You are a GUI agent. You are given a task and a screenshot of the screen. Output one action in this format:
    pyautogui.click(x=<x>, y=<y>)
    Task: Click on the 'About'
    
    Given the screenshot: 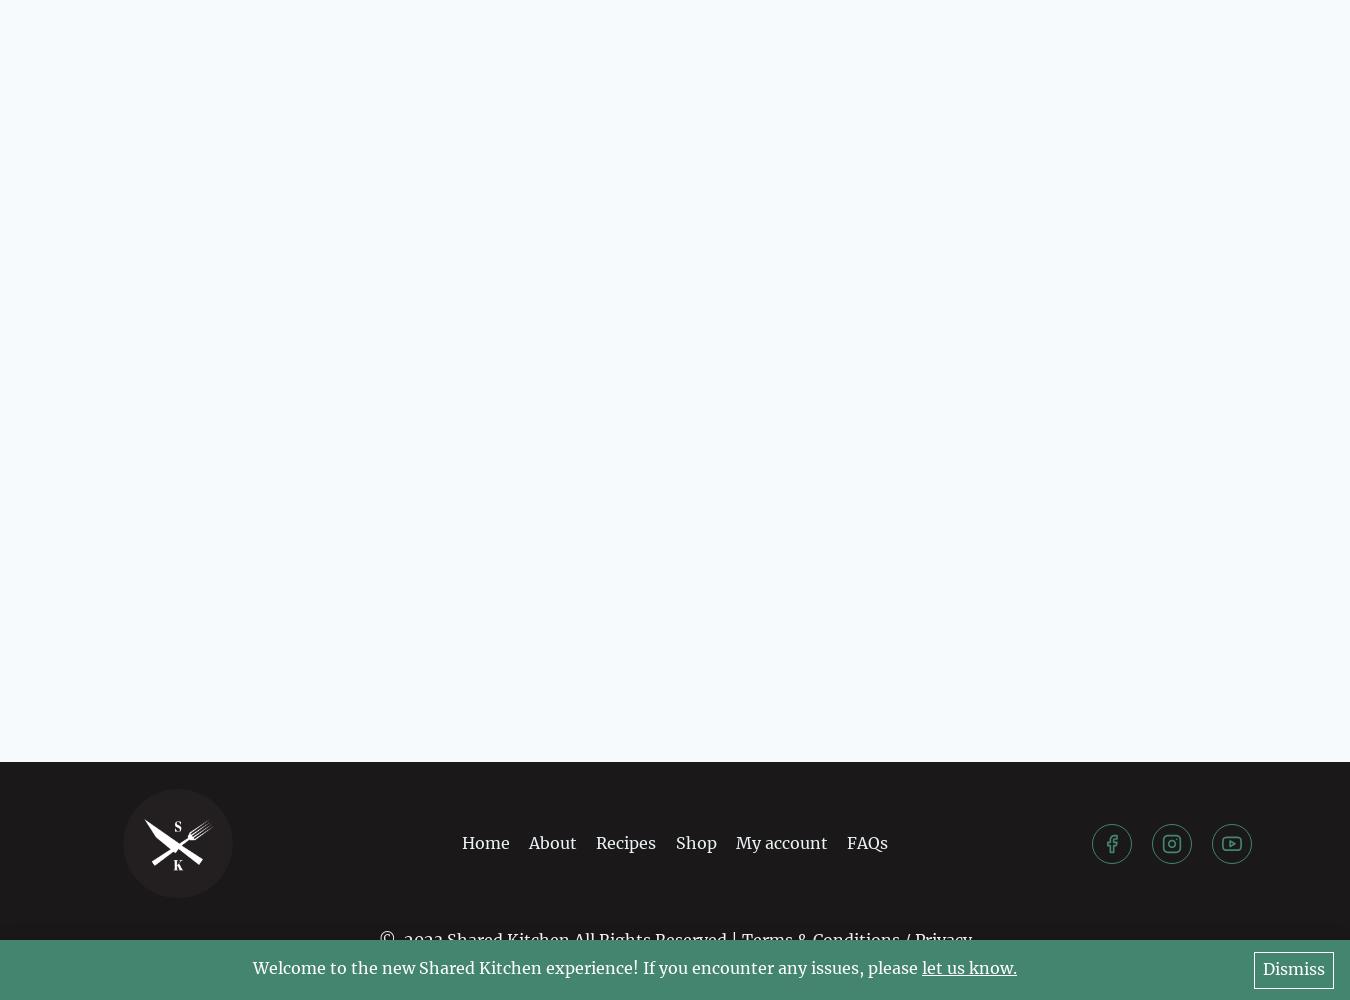 What is the action you would take?
    pyautogui.click(x=551, y=841)
    